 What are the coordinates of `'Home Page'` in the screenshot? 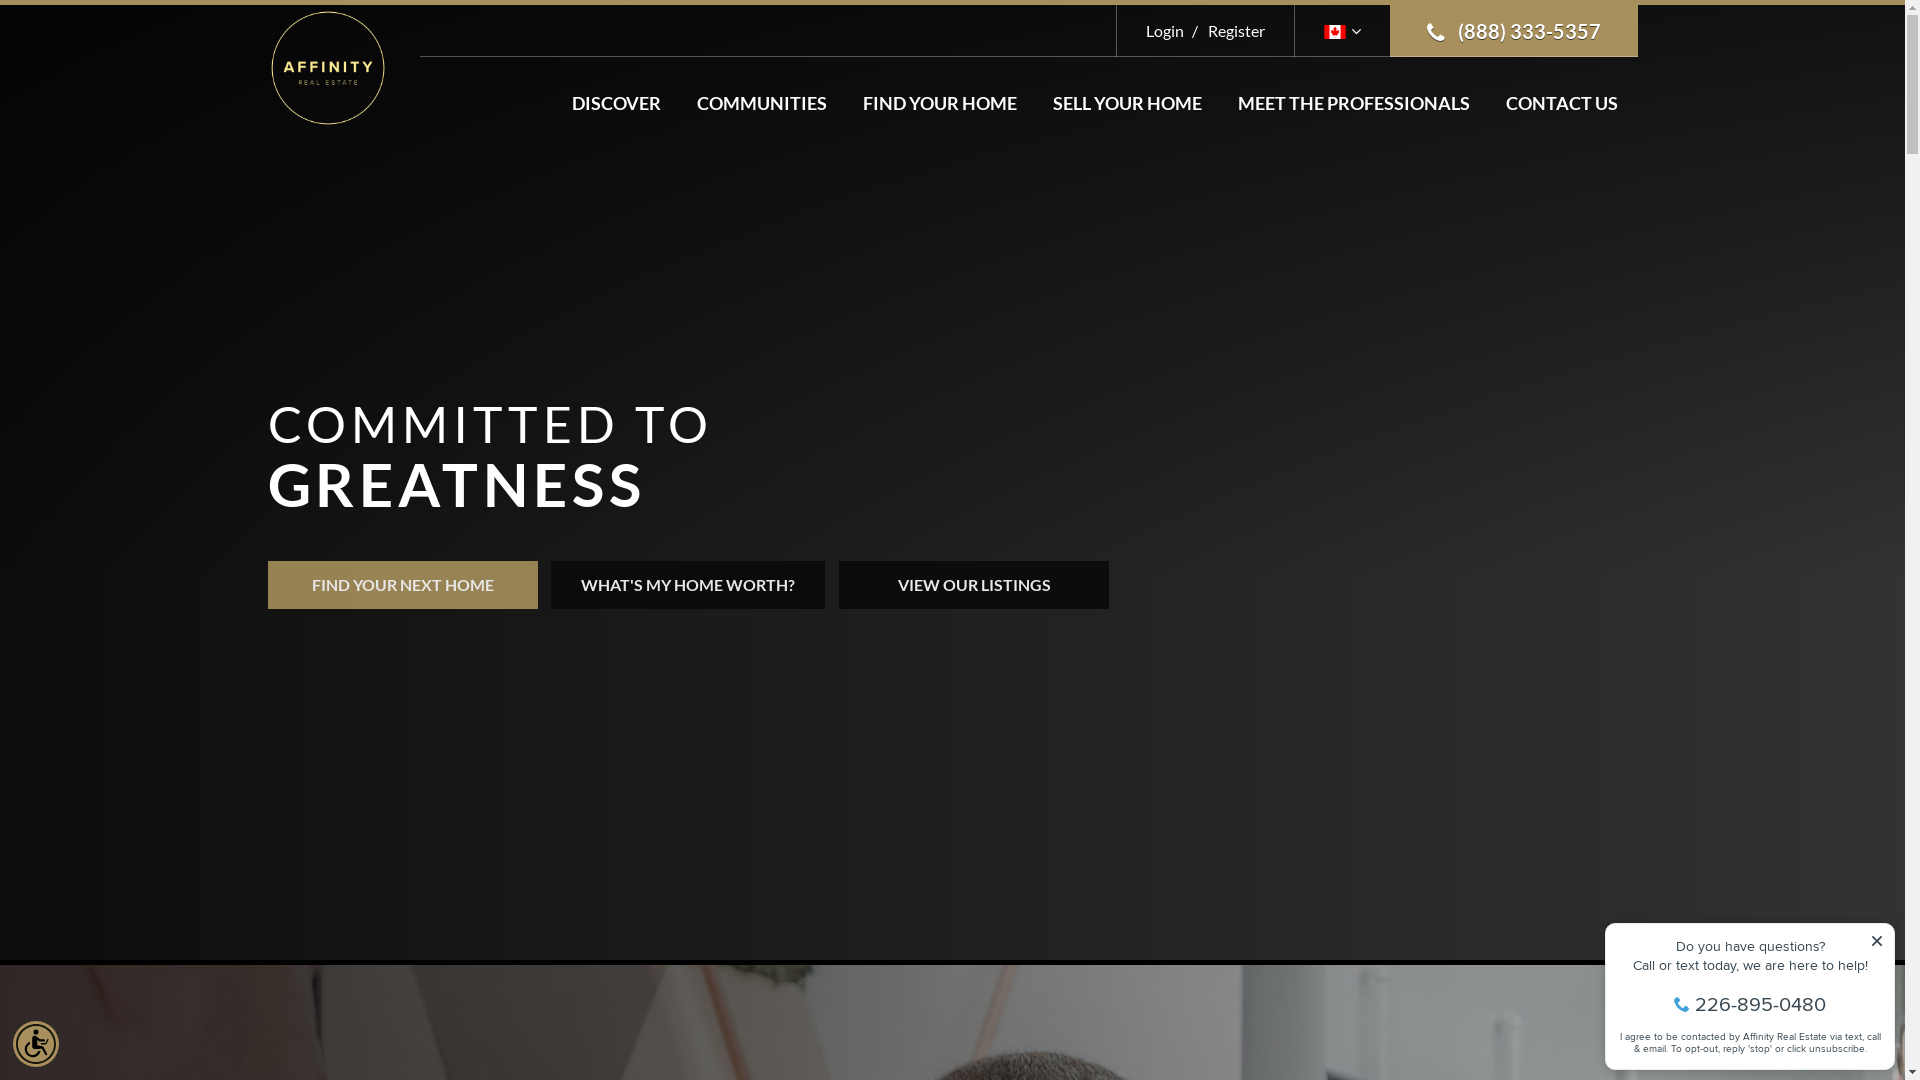 It's located at (267, 64).